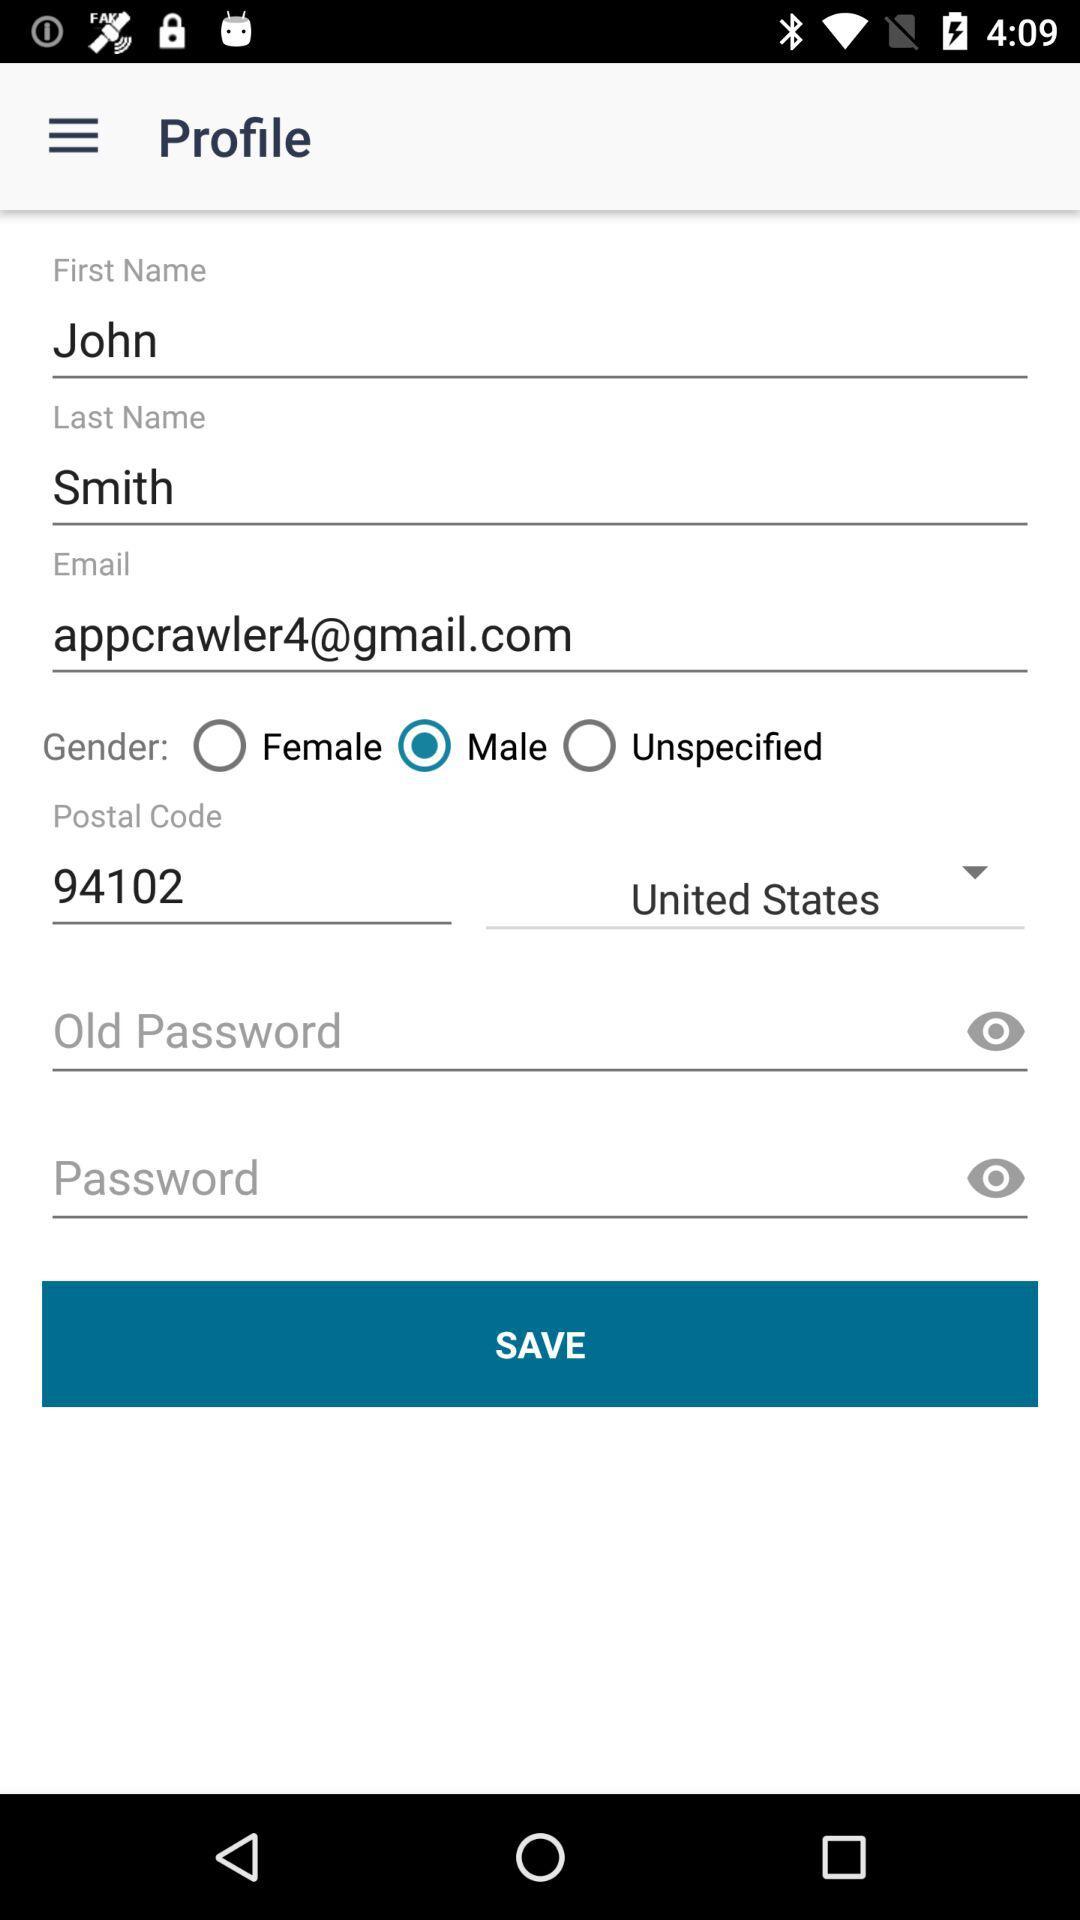 Image resolution: width=1080 pixels, height=1920 pixels. What do you see at coordinates (540, 486) in the screenshot?
I see `the smith` at bounding box center [540, 486].